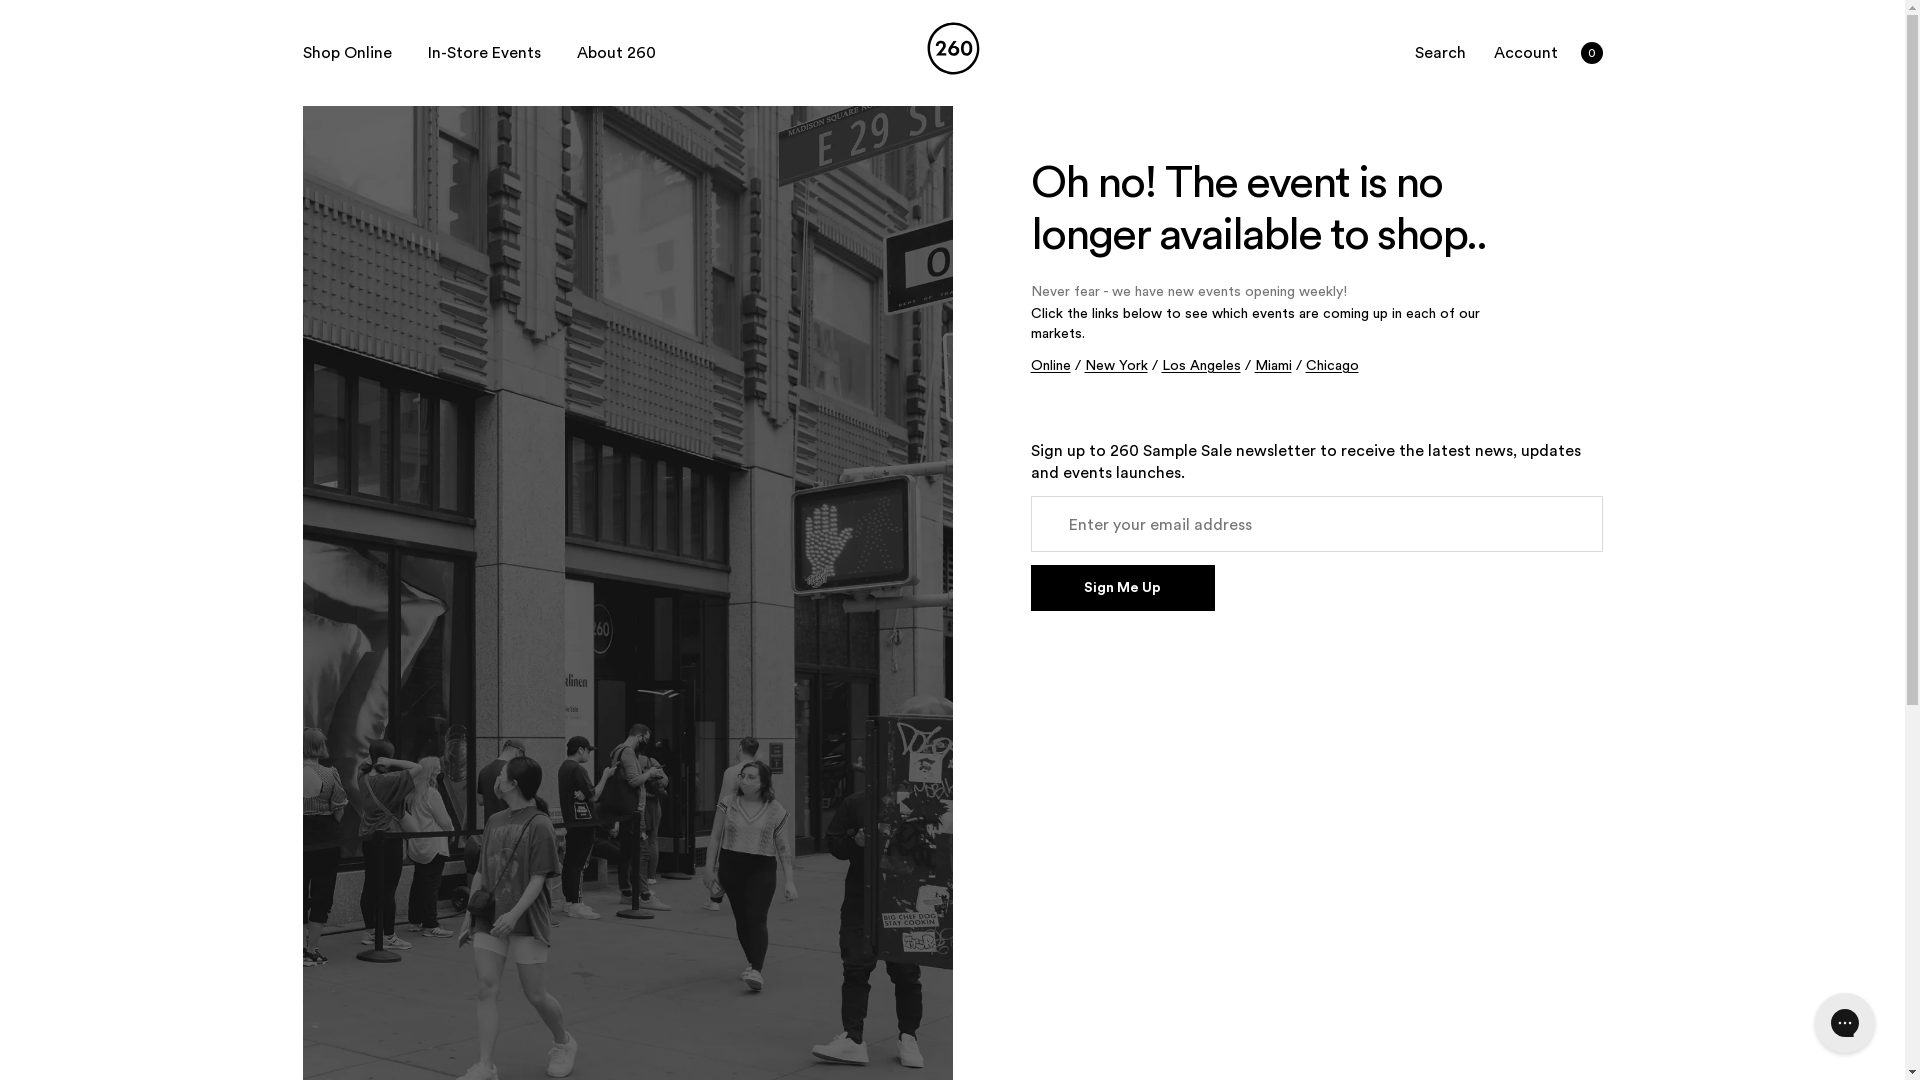 This screenshot has width=1920, height=1080. What do you see at coordinates (200, 23) in the screenshot?
I see `'Ready to Checkout'` at bounding box center [200, 23].